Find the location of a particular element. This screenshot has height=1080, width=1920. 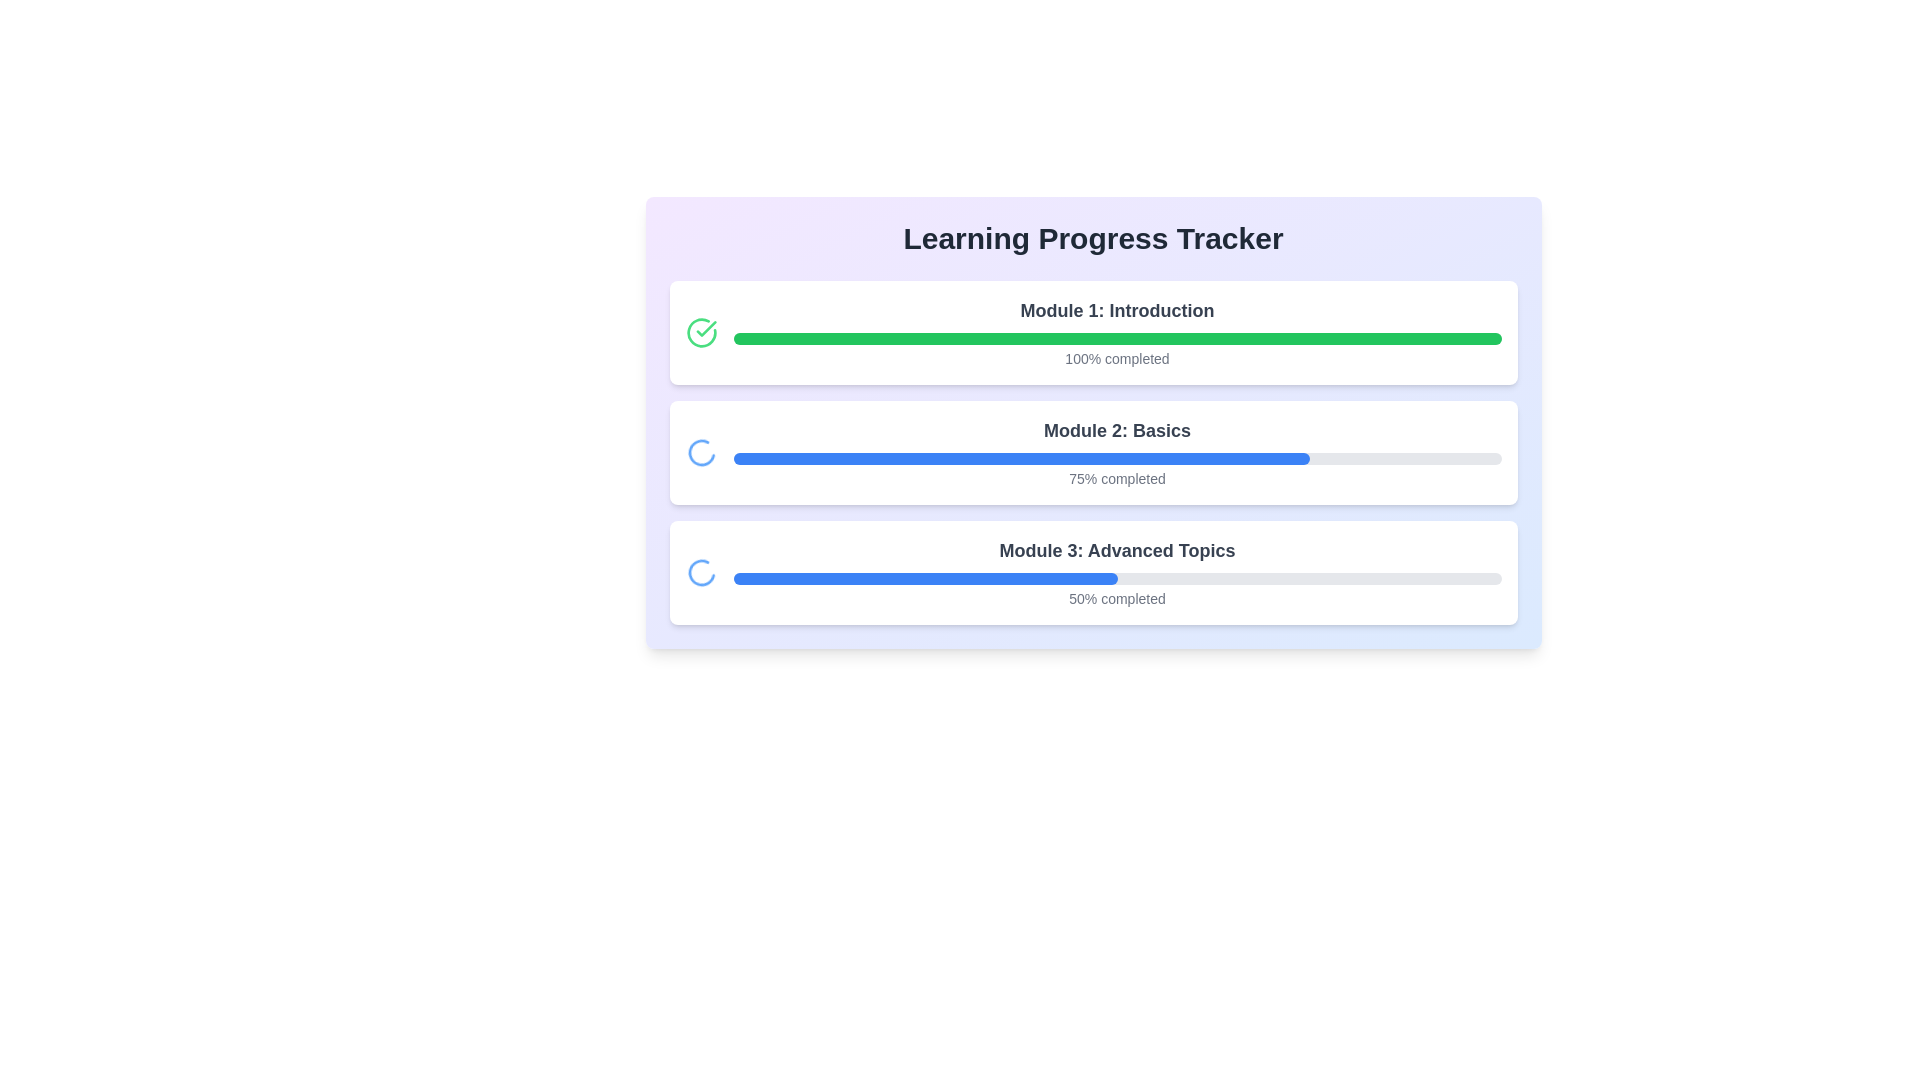

the progress bar labeled 'Module 3: Advanced Topics' that indicates '50% completed' is located at coordinates (1116, 573).